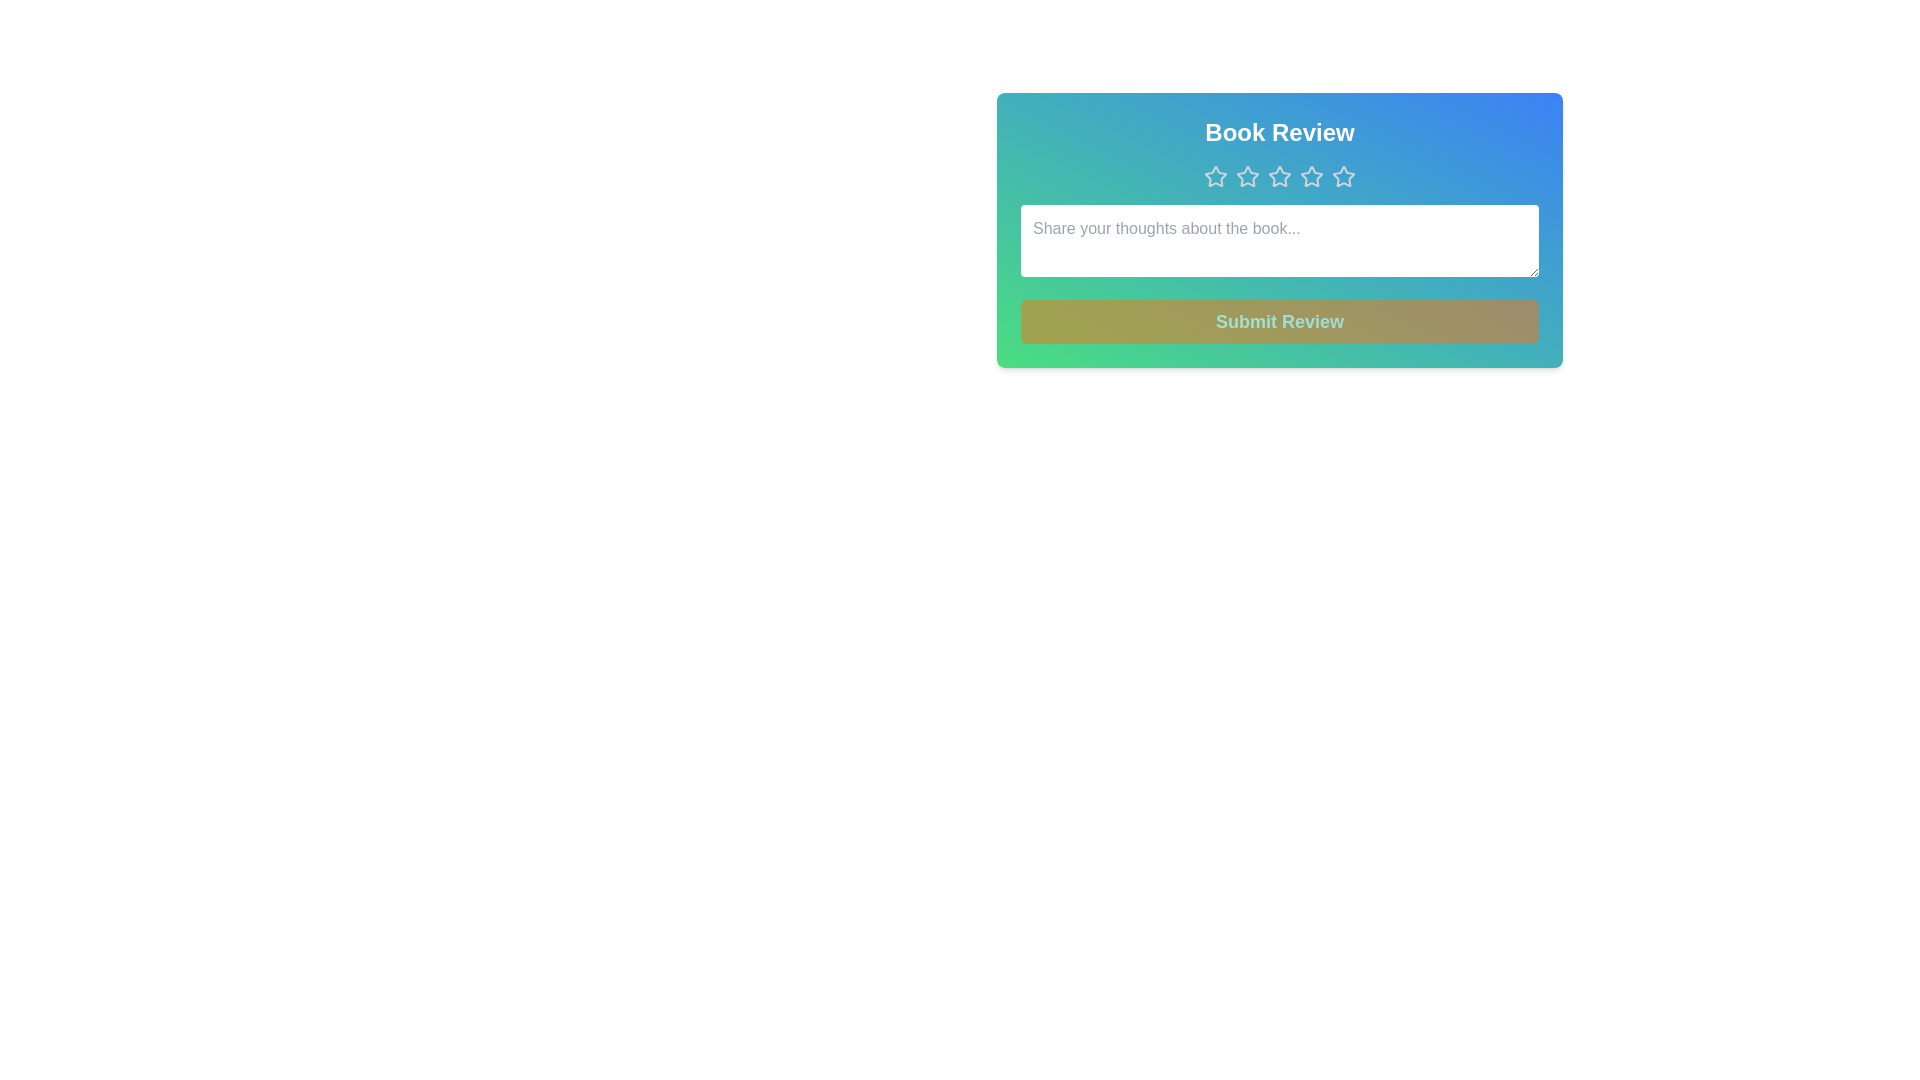  Describe the element at coordinates (1247, 176) in the screenshot. I see `the star corresponding to the rating 2` at that location.